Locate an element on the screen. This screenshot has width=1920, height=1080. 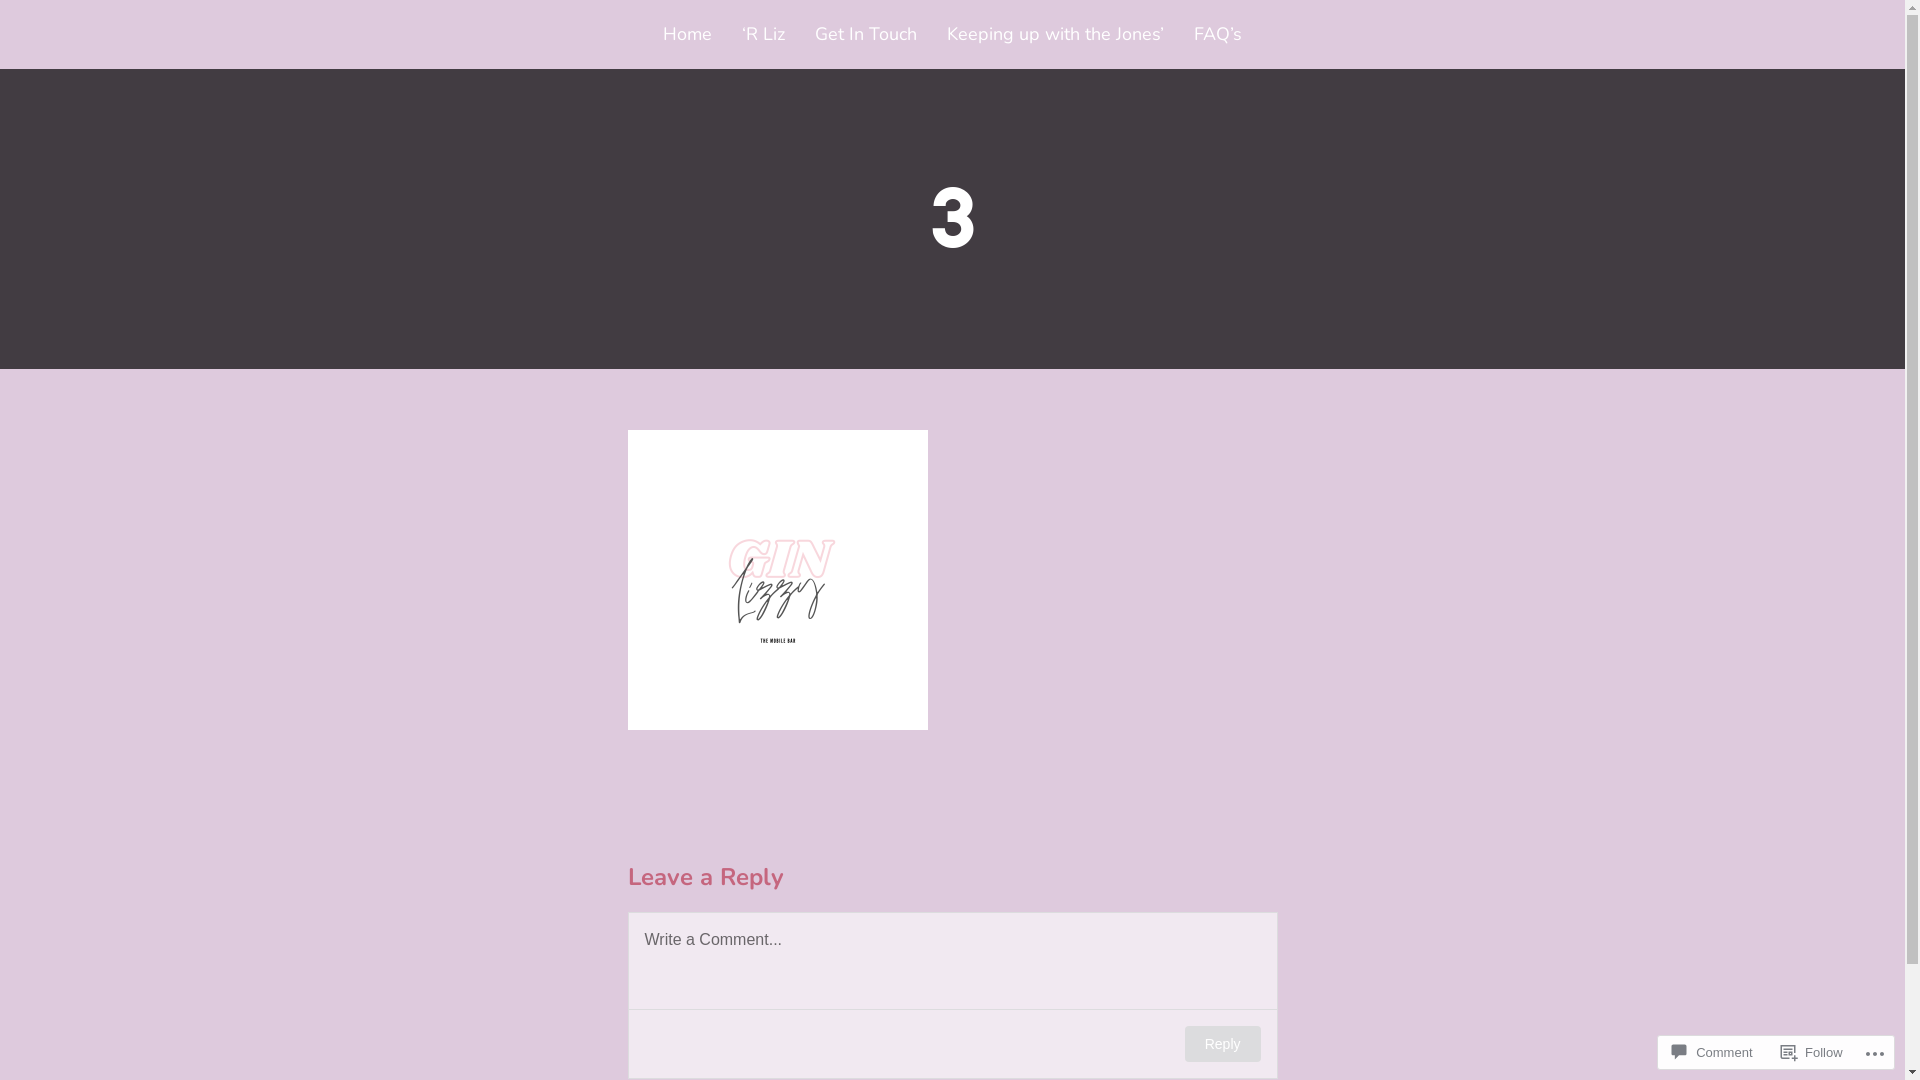
'Follow' is located at coordinates (1812, 1051).